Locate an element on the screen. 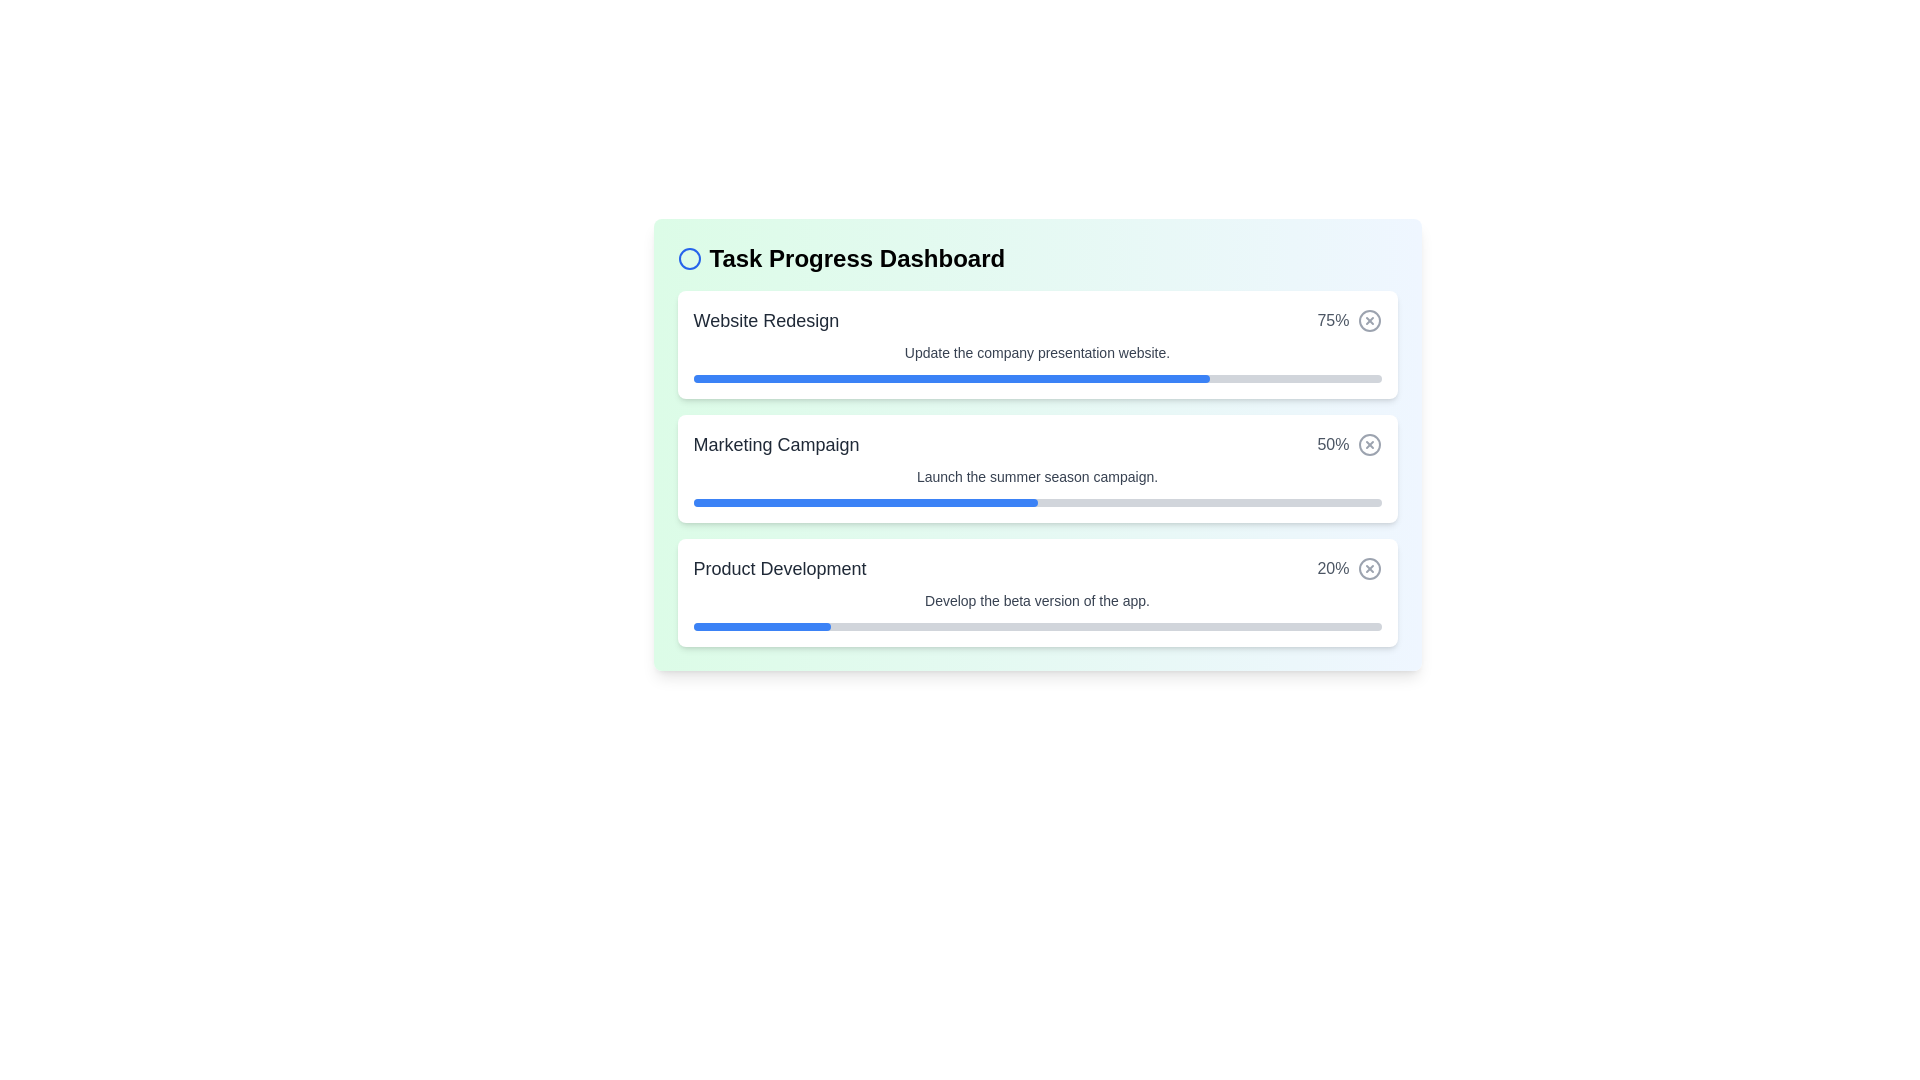 The height and width of the screenshot is (1080, 1920). the Progress bar filler representing the completion percentage of the 'Product Development' task is located at coordinates (761, 626).